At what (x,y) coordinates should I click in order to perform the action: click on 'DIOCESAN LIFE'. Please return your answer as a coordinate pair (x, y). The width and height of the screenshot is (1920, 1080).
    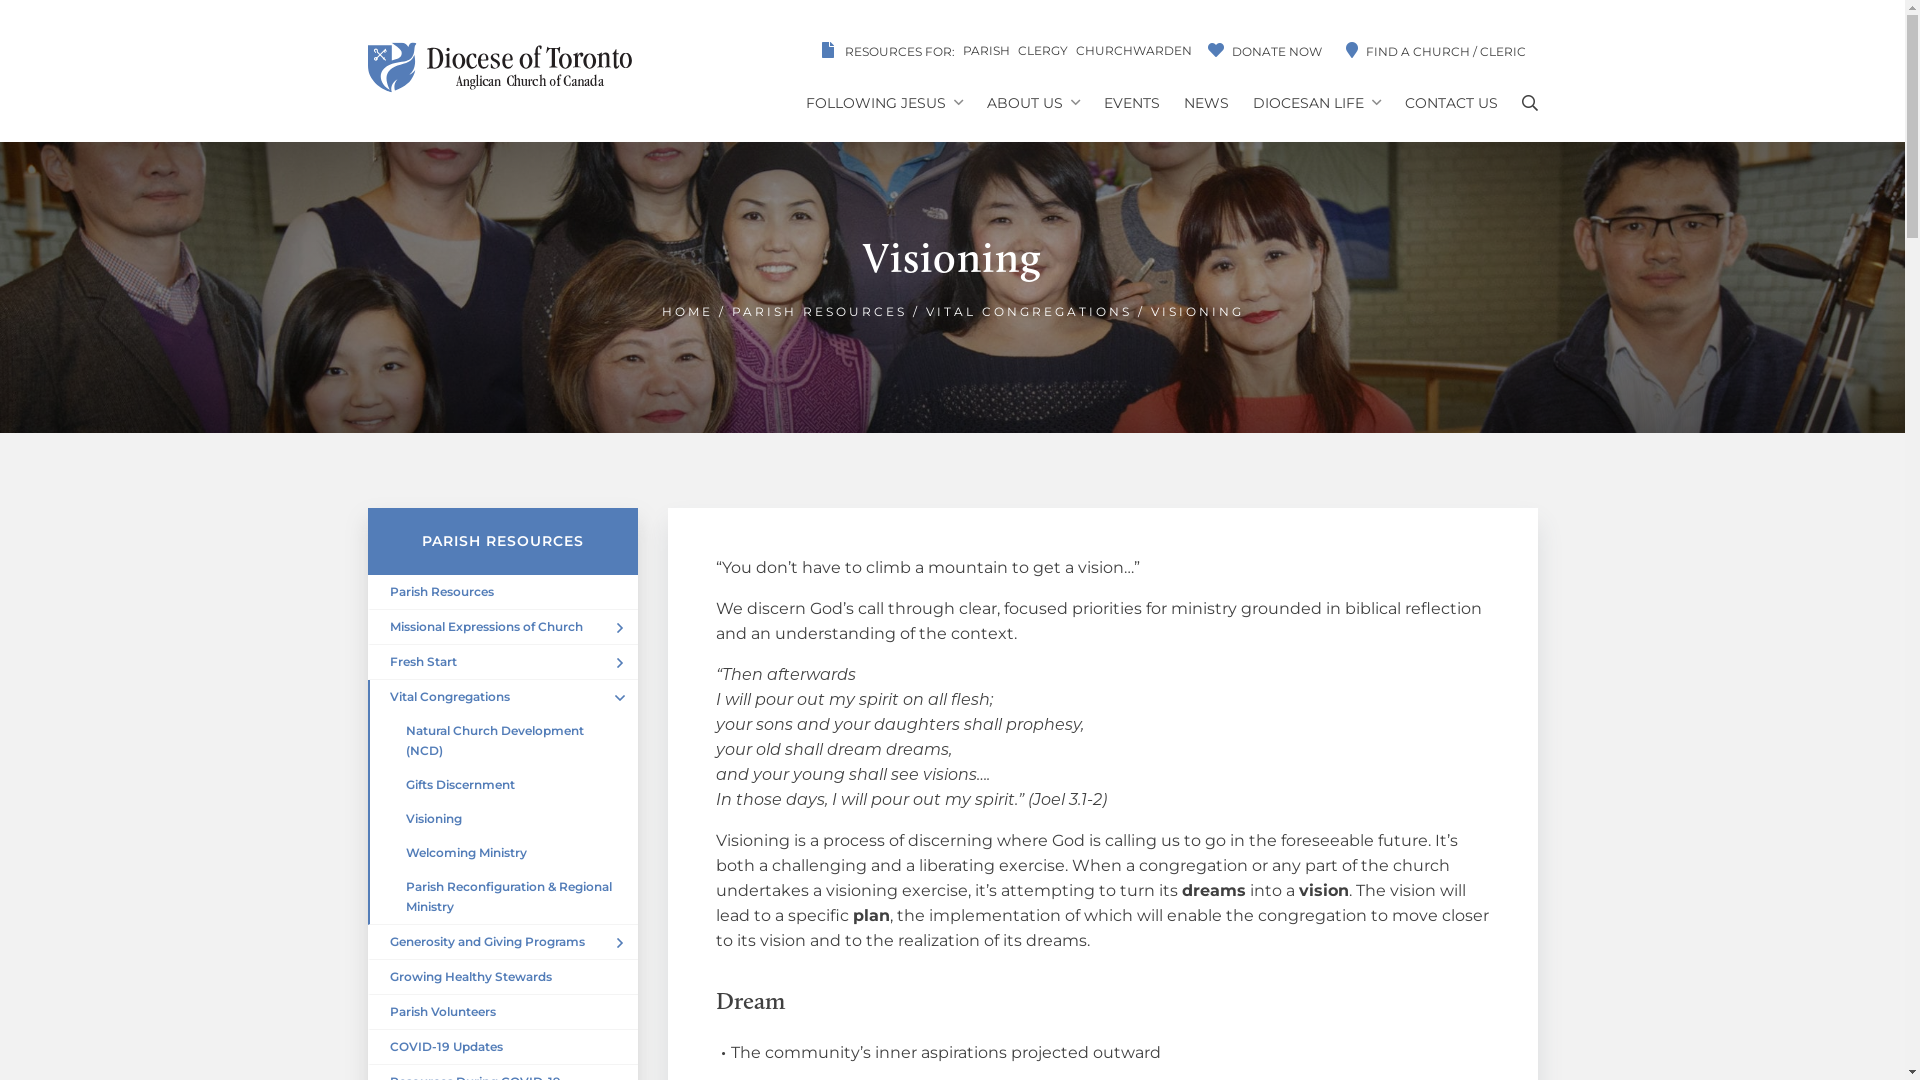
    Looking at the image, I should click on (1315, 103).